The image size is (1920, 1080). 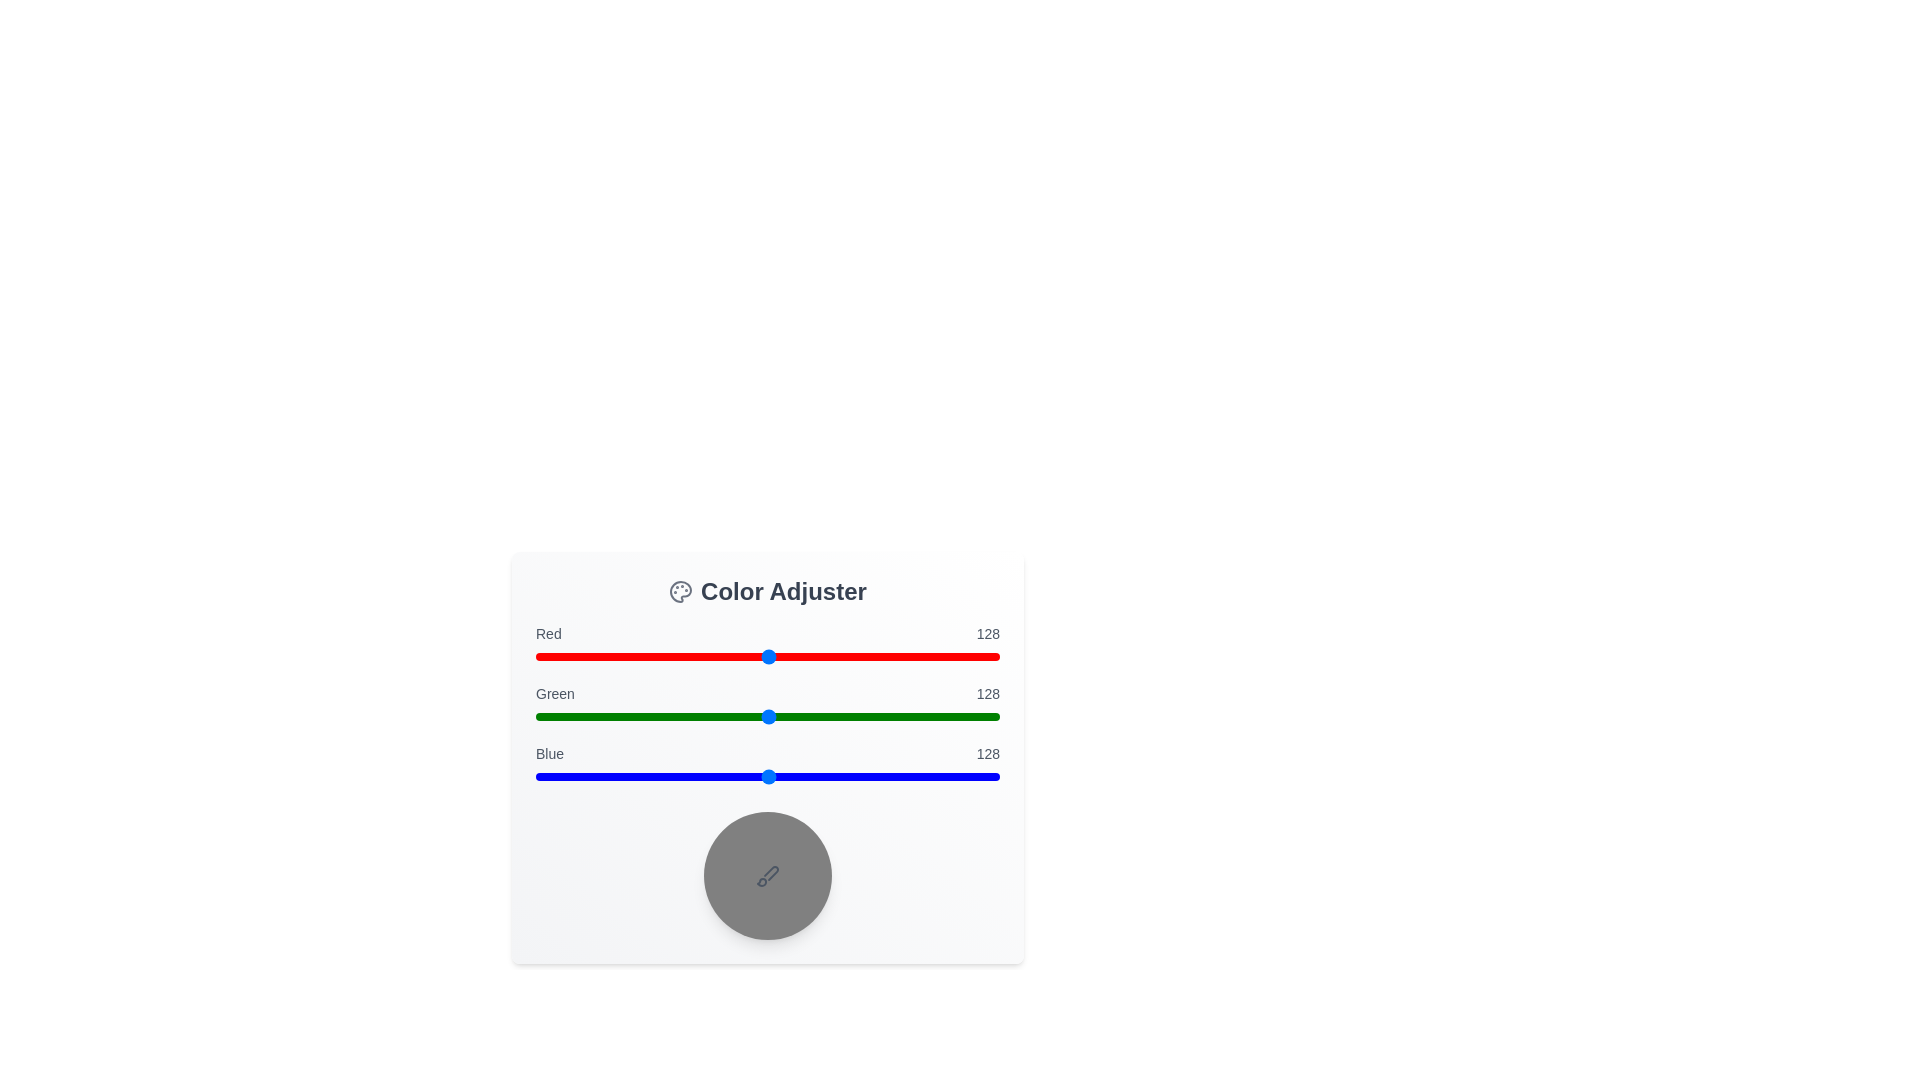 What do you see at coordinates (576, 656) in the screenshot?
I see `the red slider to the value 23` at bounding box center [576, 656].